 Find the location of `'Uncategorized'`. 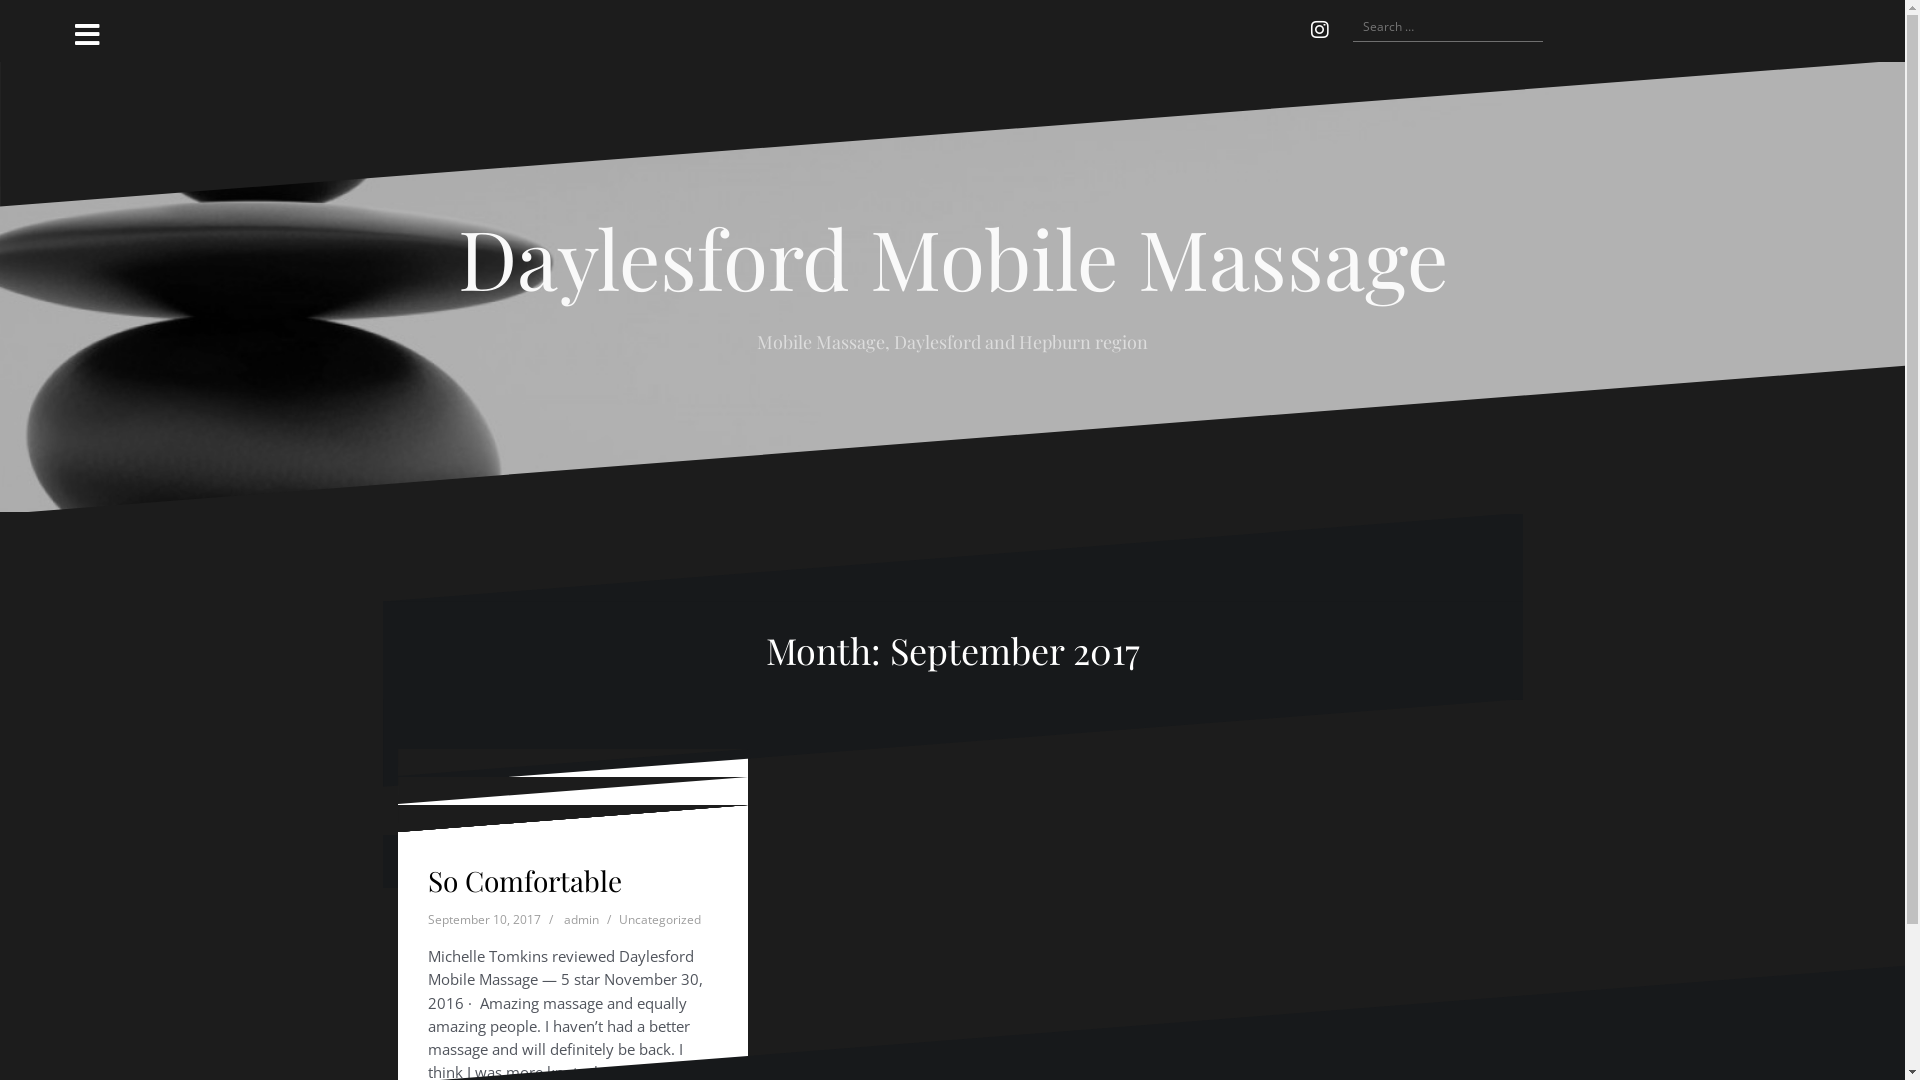

'Uncategorized' is located at coordinates (658, 891).